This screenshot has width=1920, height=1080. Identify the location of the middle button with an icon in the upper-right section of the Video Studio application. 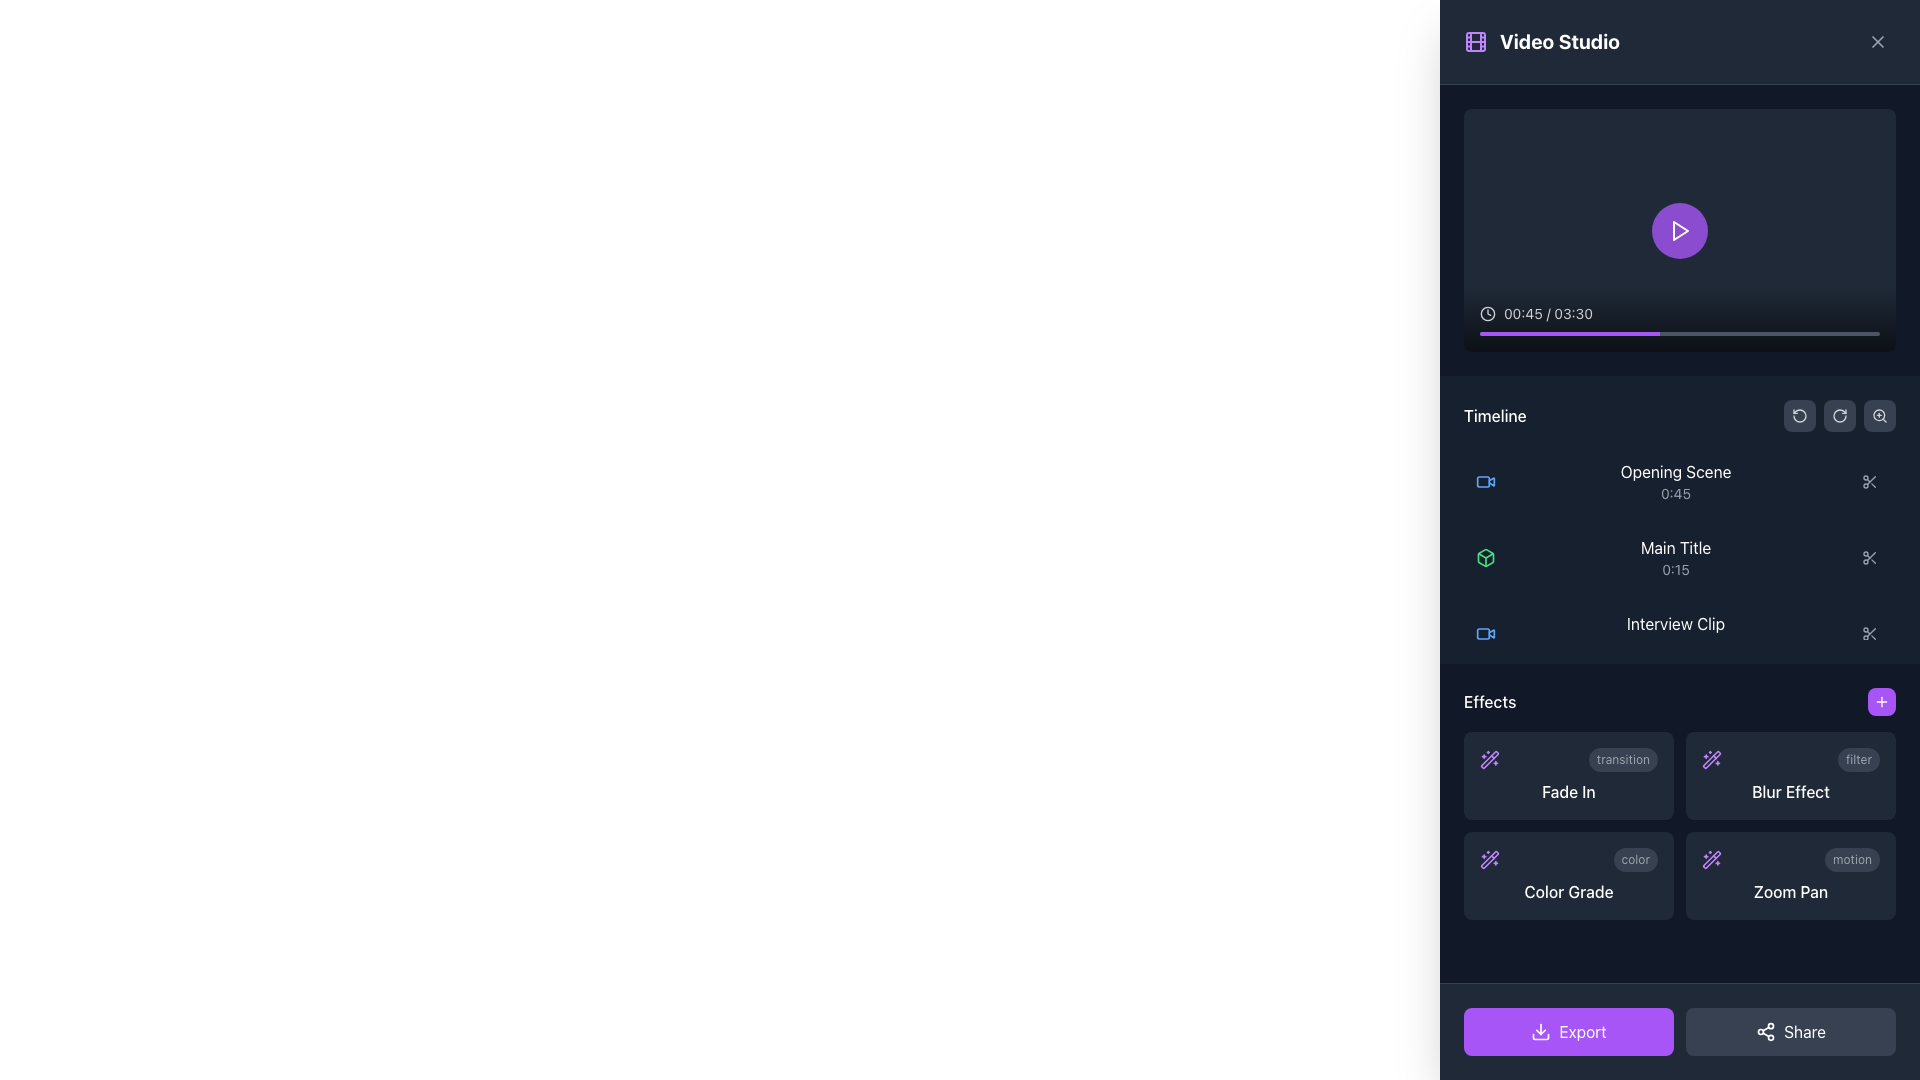
(1839, 415).